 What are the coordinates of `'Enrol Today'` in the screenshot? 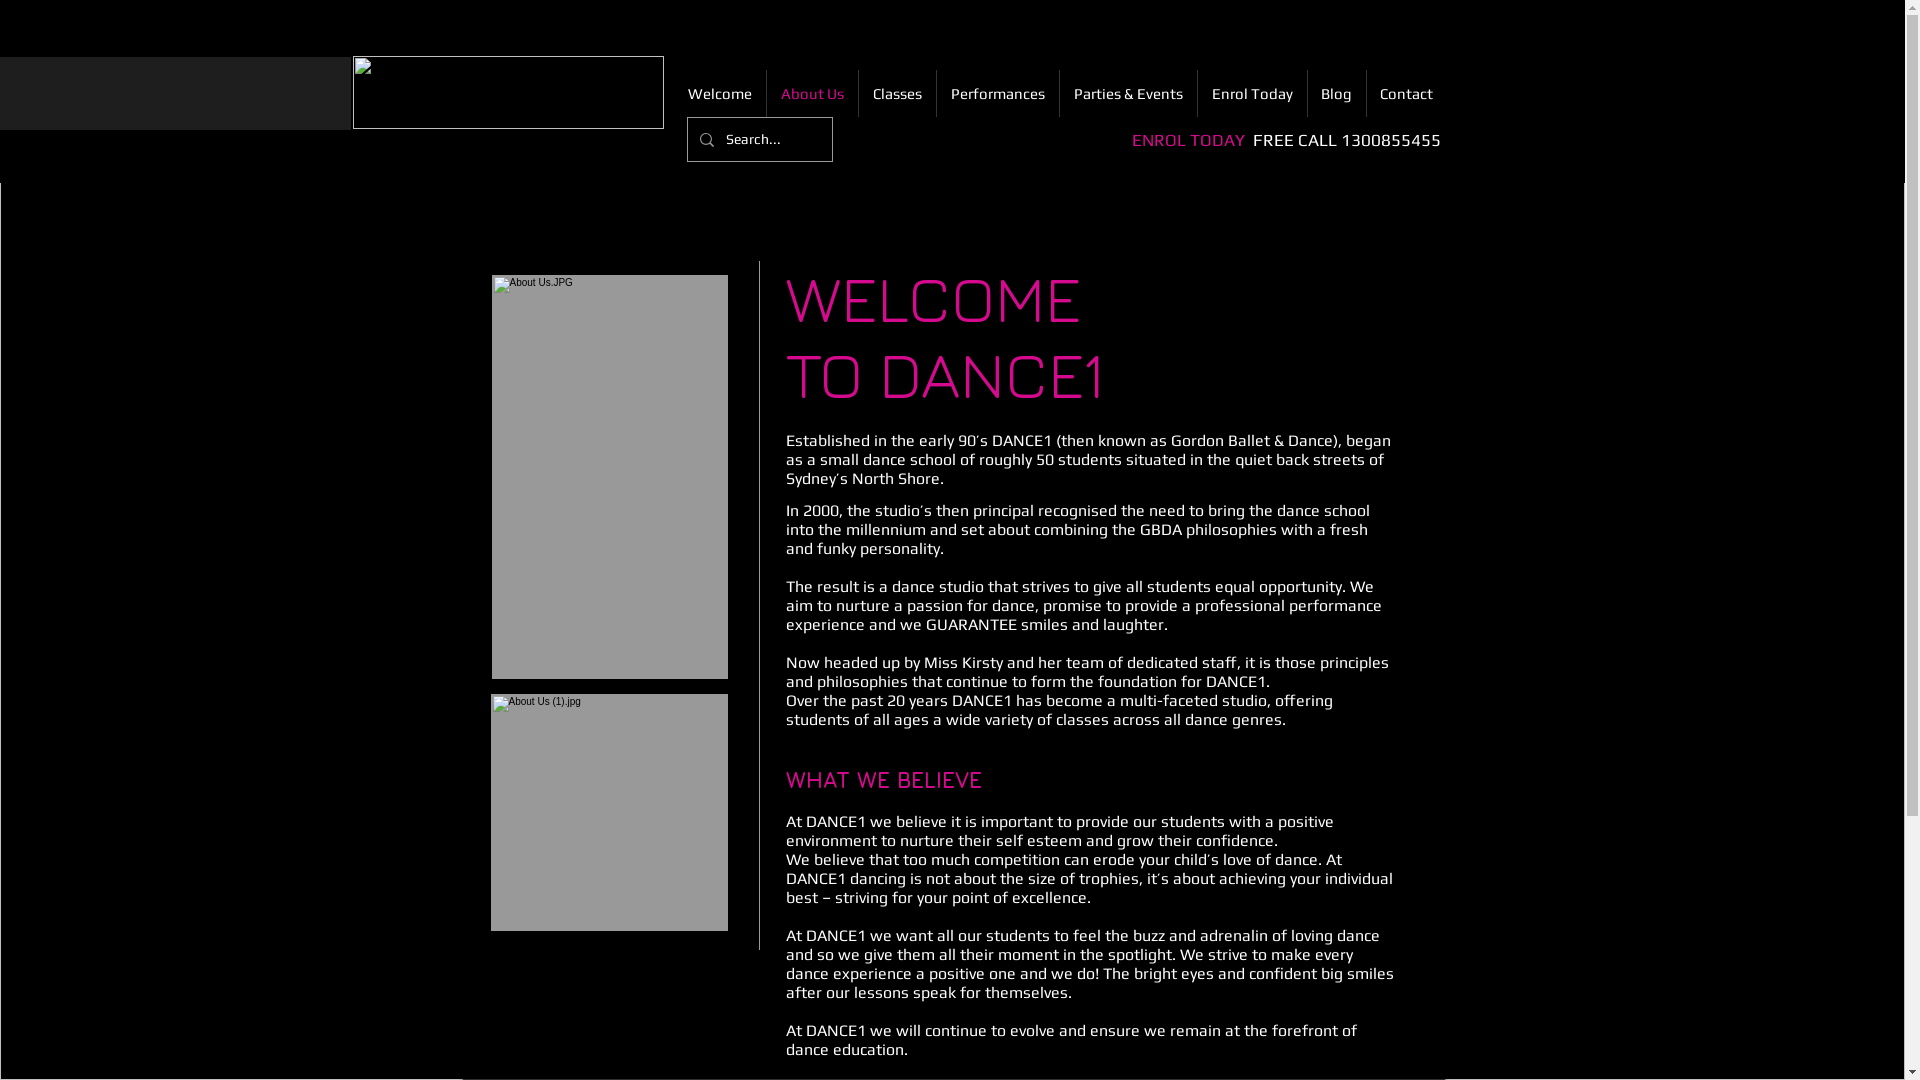 It's located at (1251, 93).